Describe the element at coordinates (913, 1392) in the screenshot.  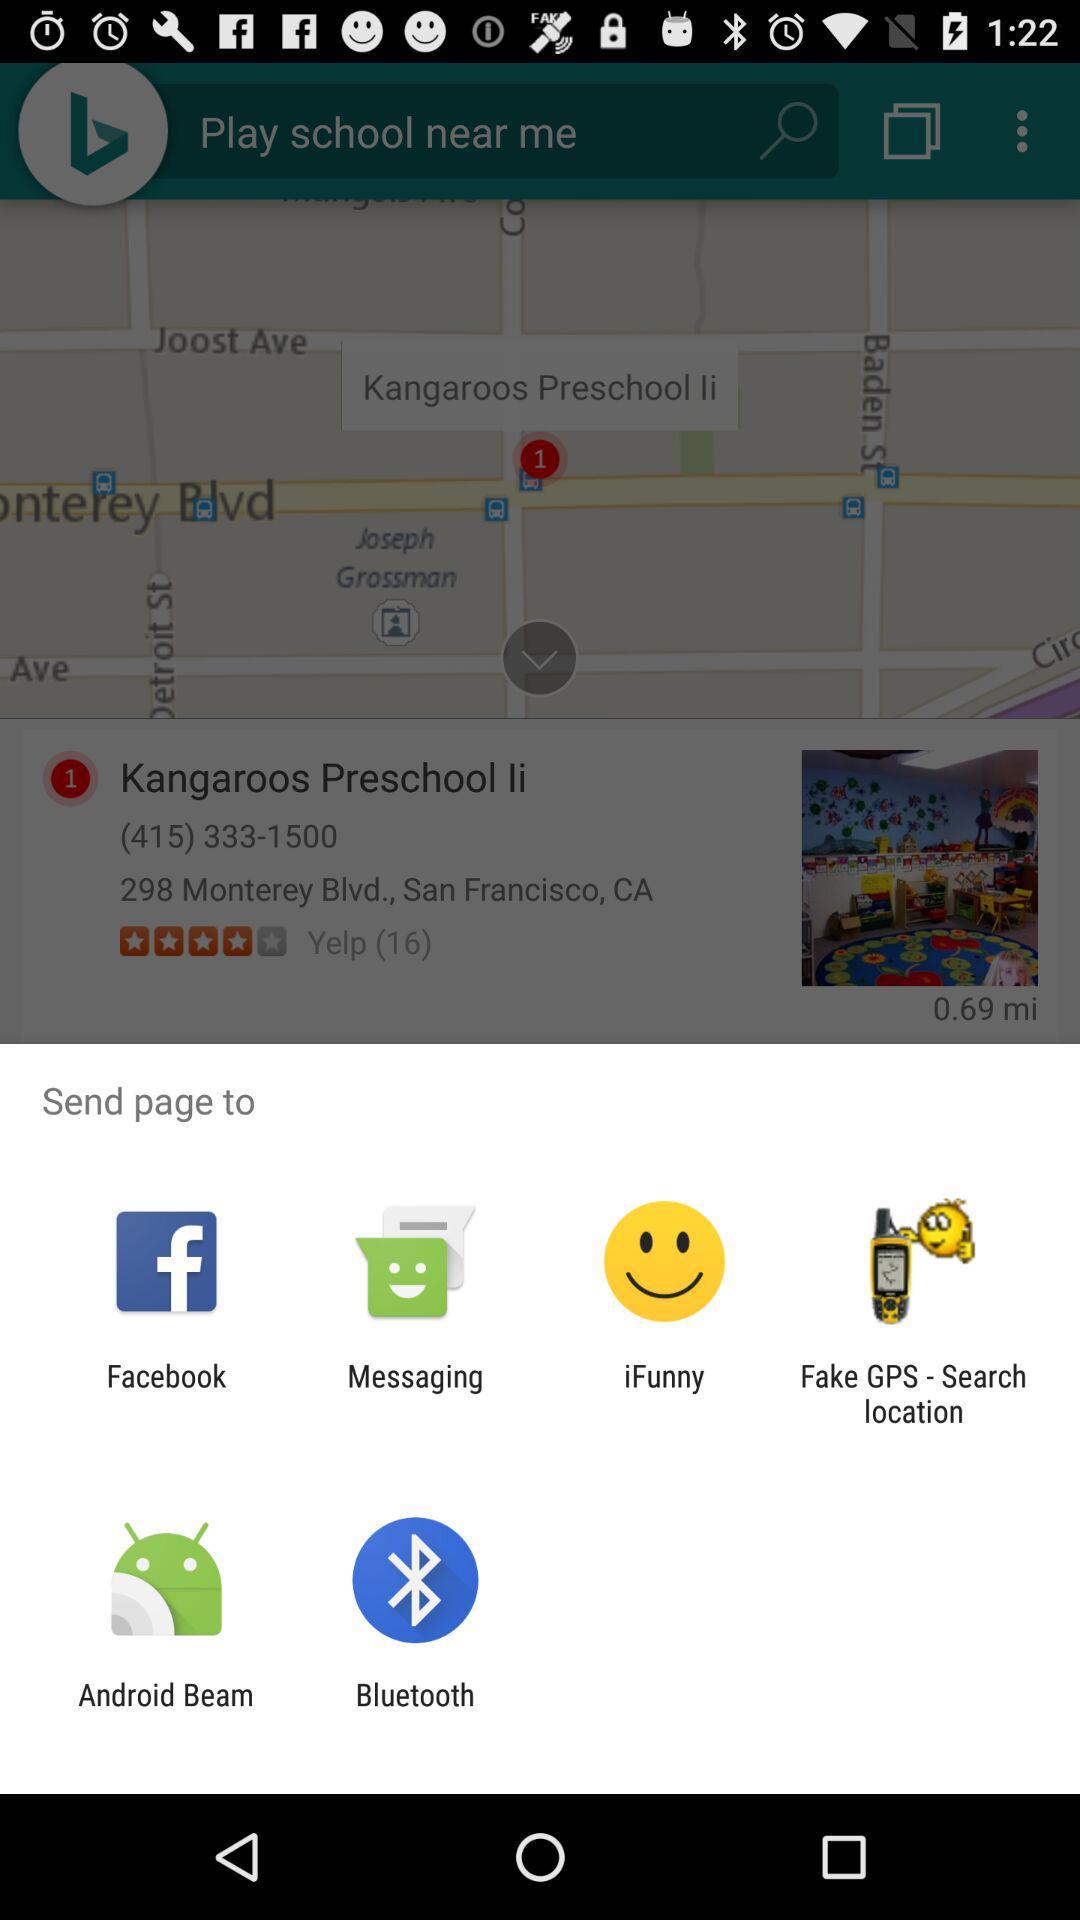
I see `the icon to the right of the ifunny icon` at that location.